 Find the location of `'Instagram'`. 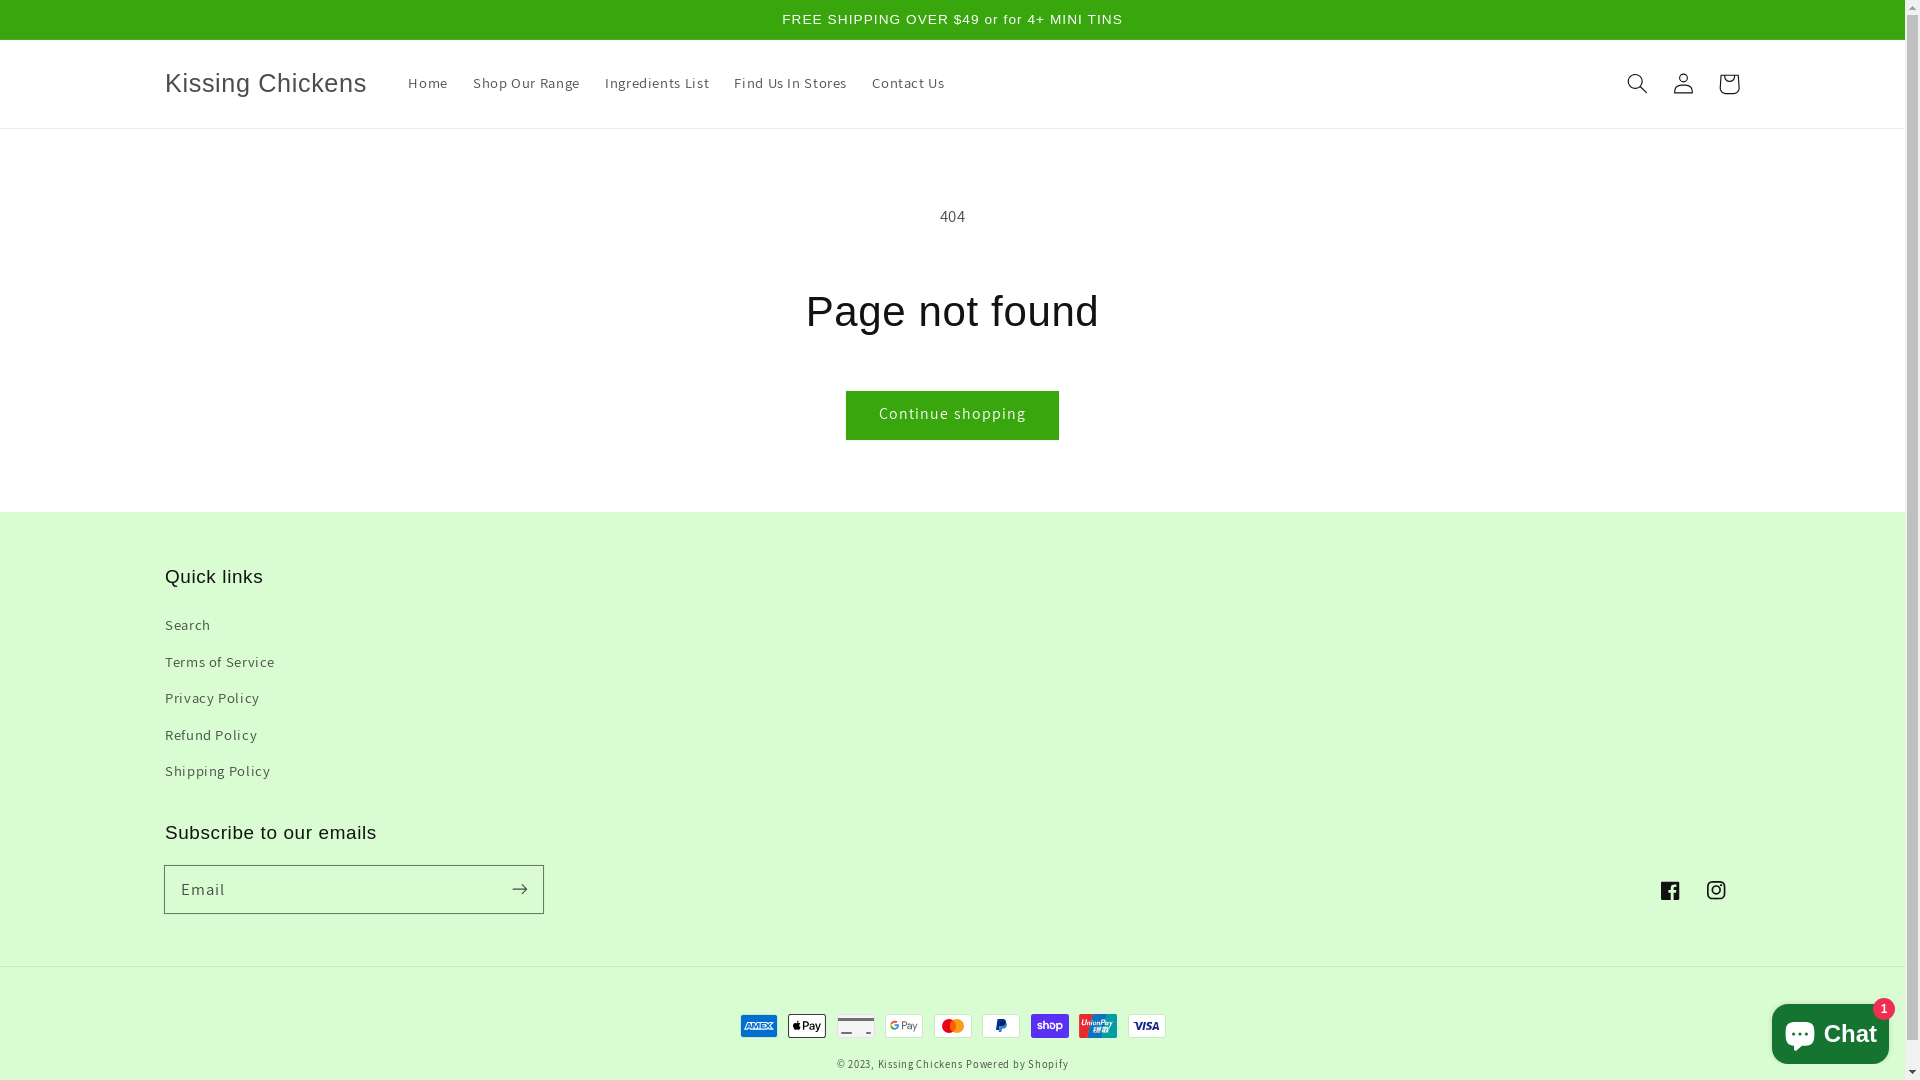

'Instagram' is located at coordinates (1693, 889).